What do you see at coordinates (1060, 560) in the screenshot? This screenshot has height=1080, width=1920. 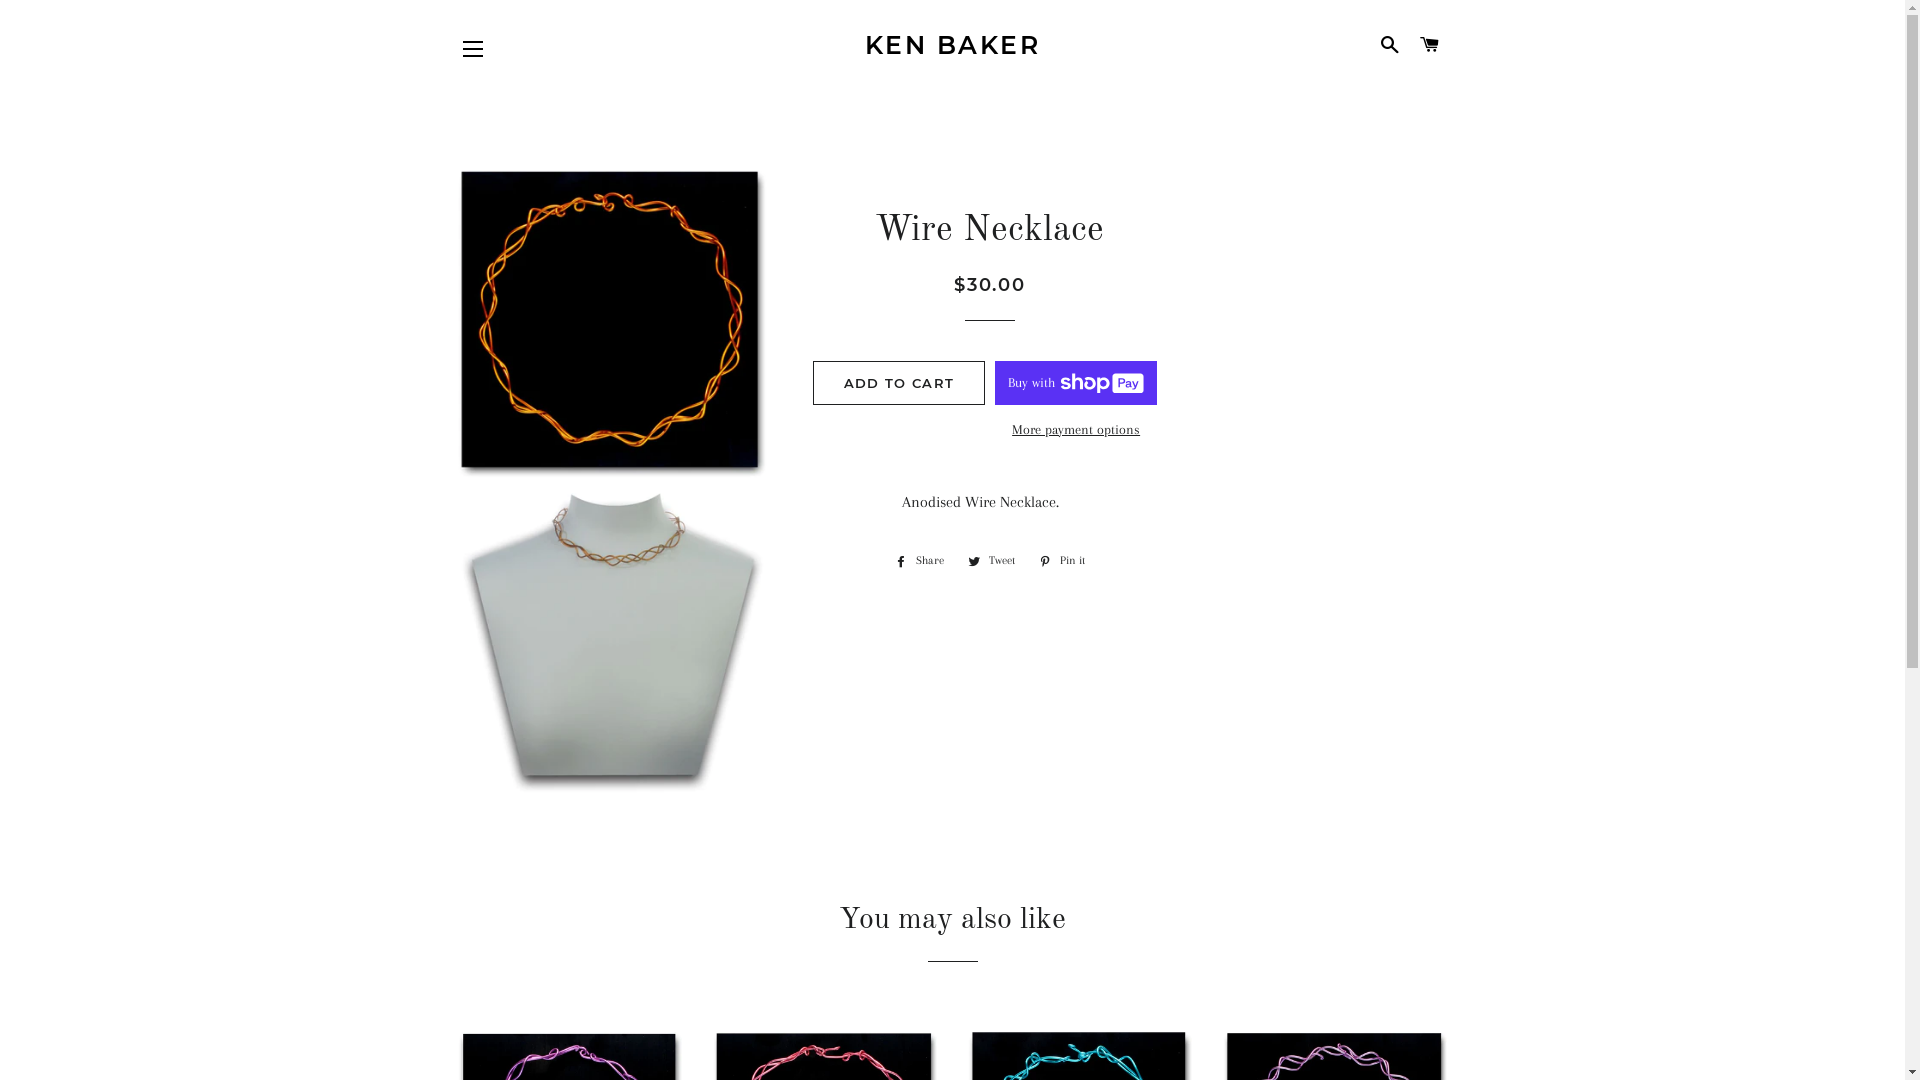 I see `'Pin it` at bounding box center [1060, 560].